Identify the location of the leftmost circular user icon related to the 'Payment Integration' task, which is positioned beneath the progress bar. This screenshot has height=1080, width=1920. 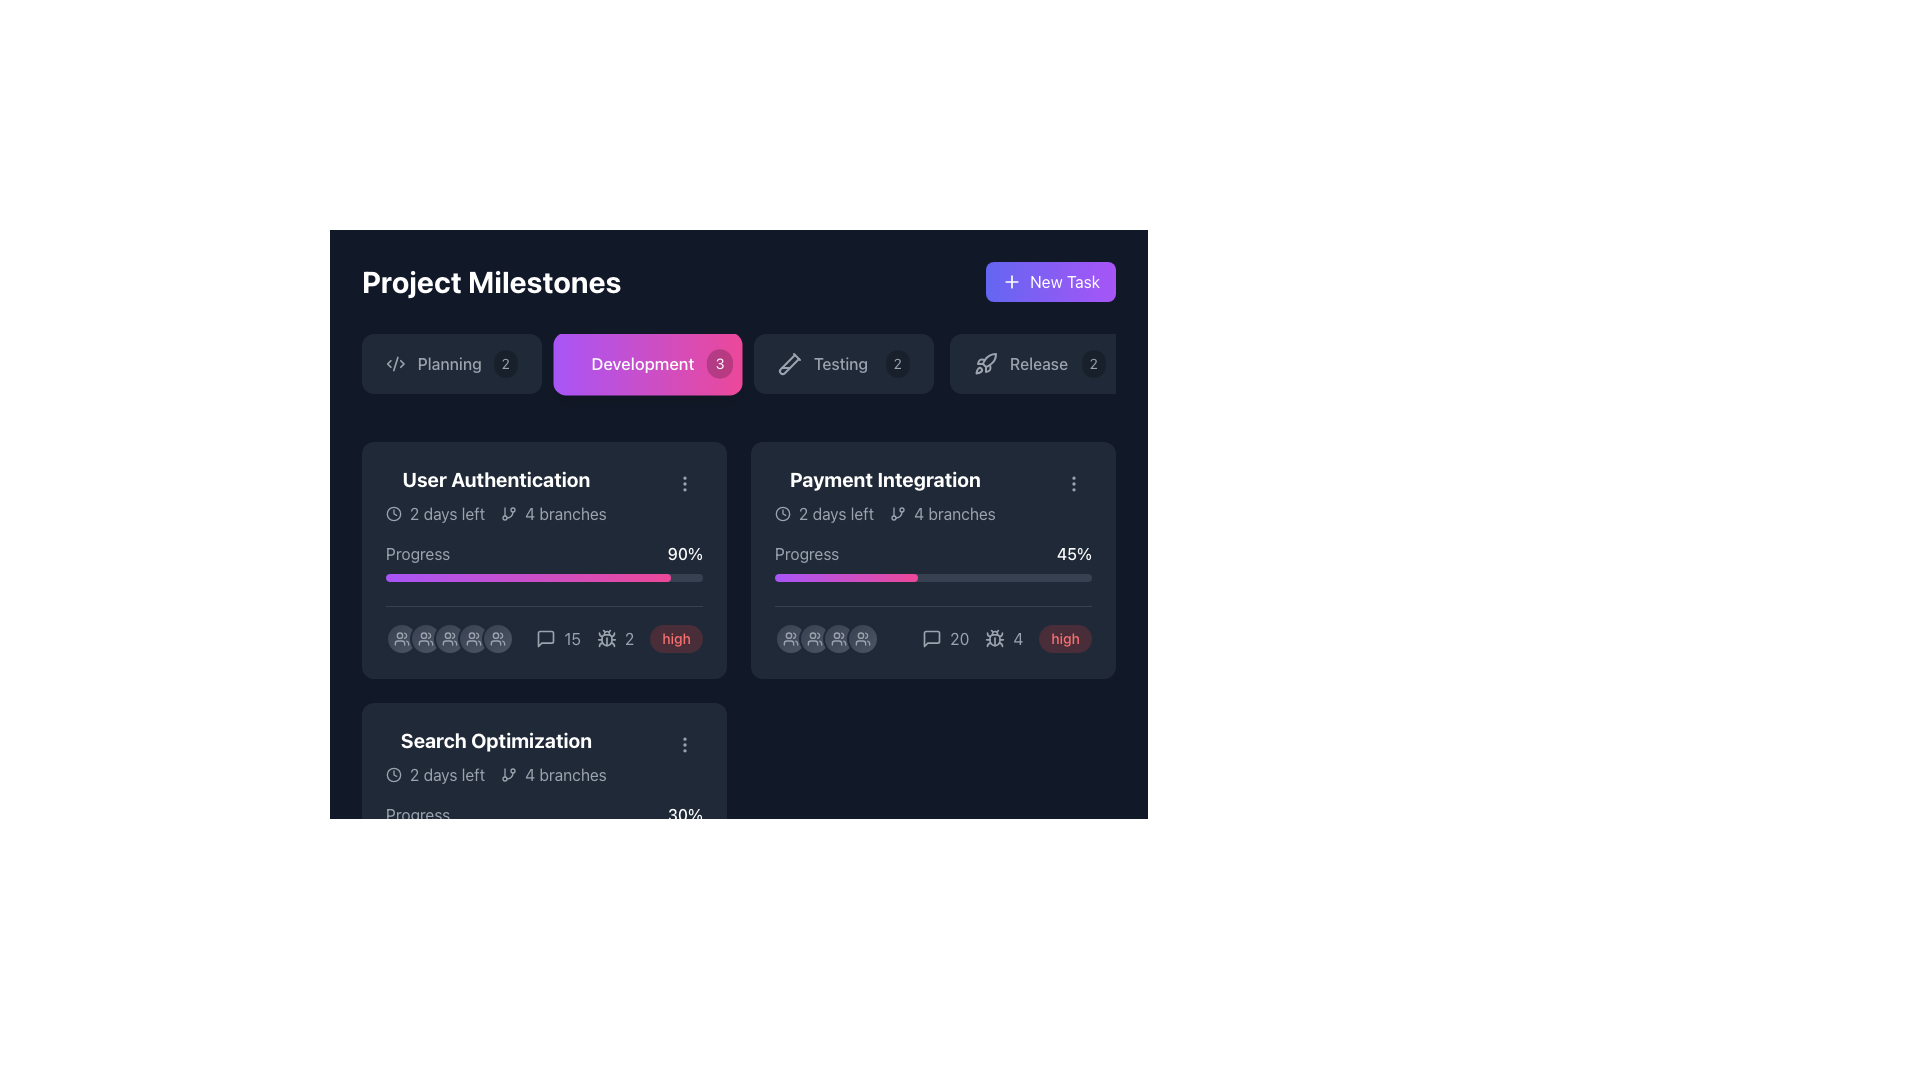
(790, 639).